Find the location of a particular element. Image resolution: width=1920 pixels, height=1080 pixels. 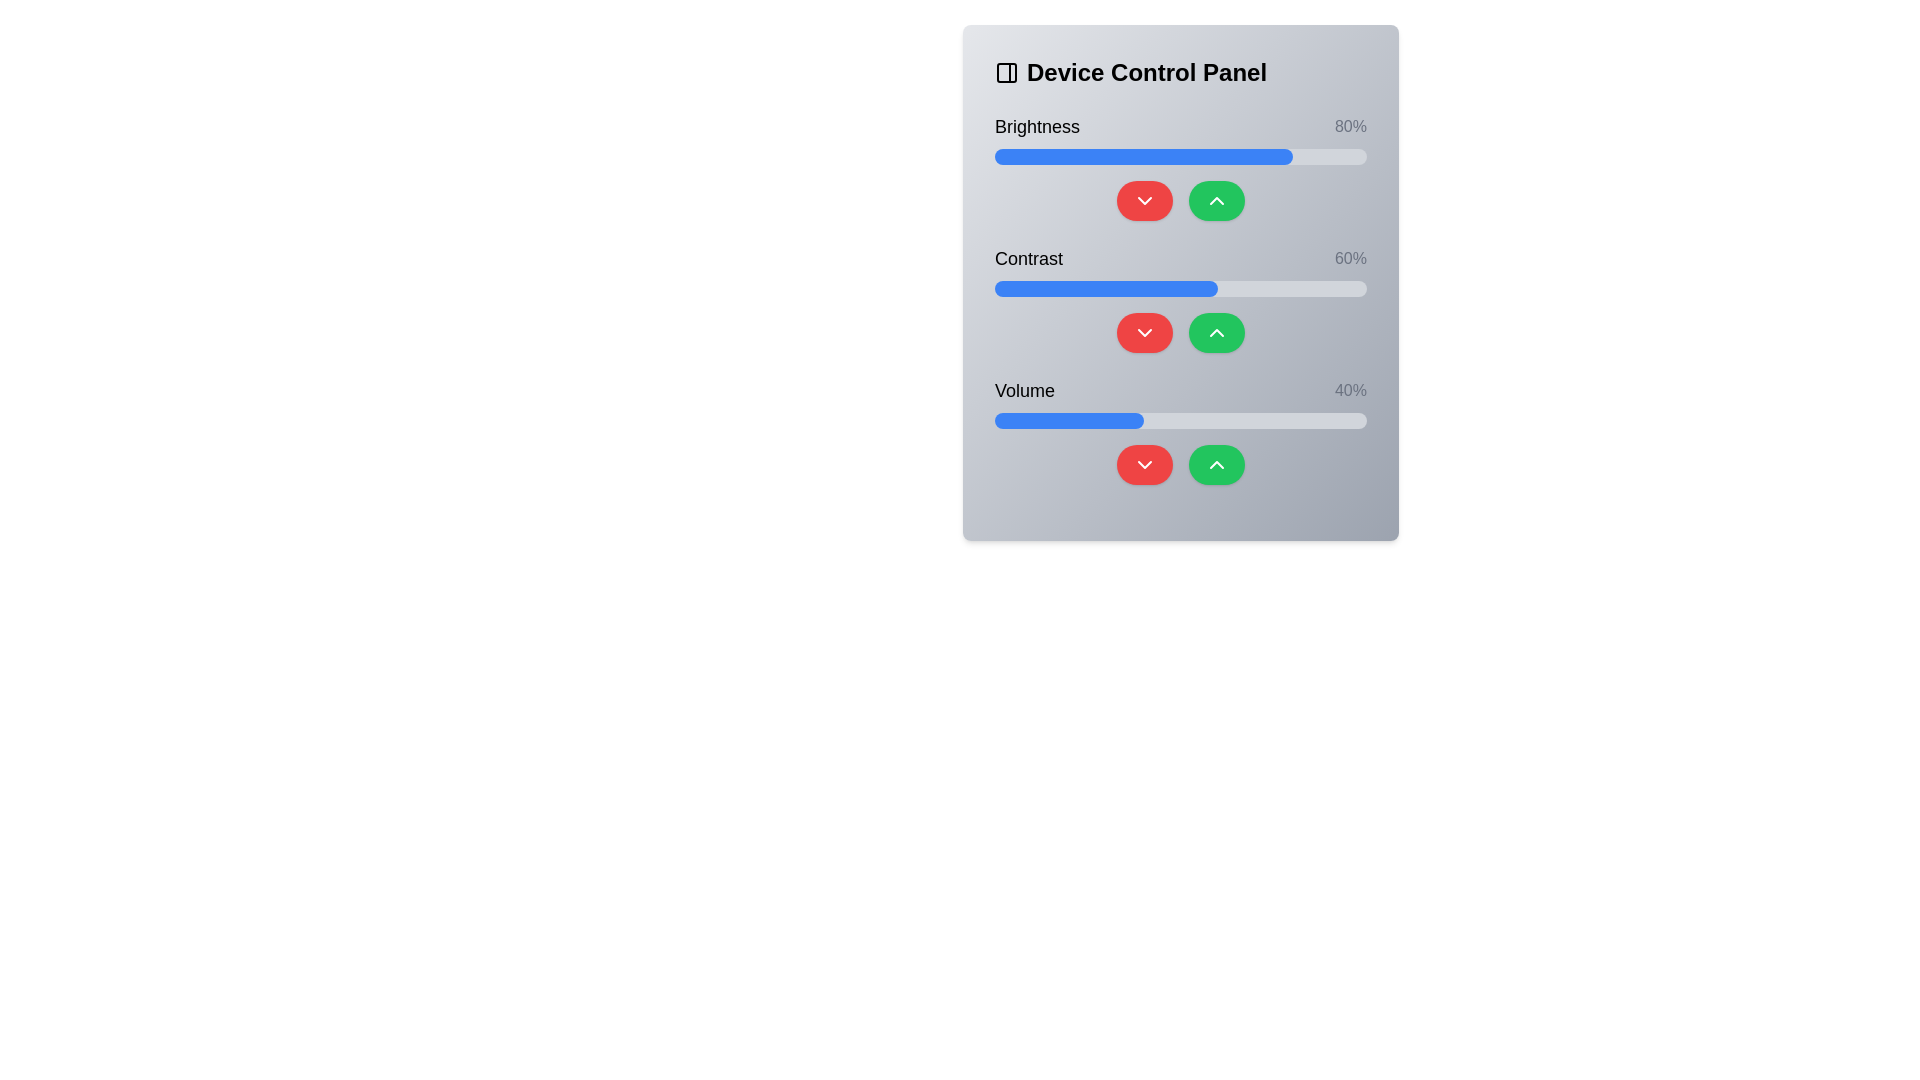

the contrast level is located at coordinates (1272, 289).